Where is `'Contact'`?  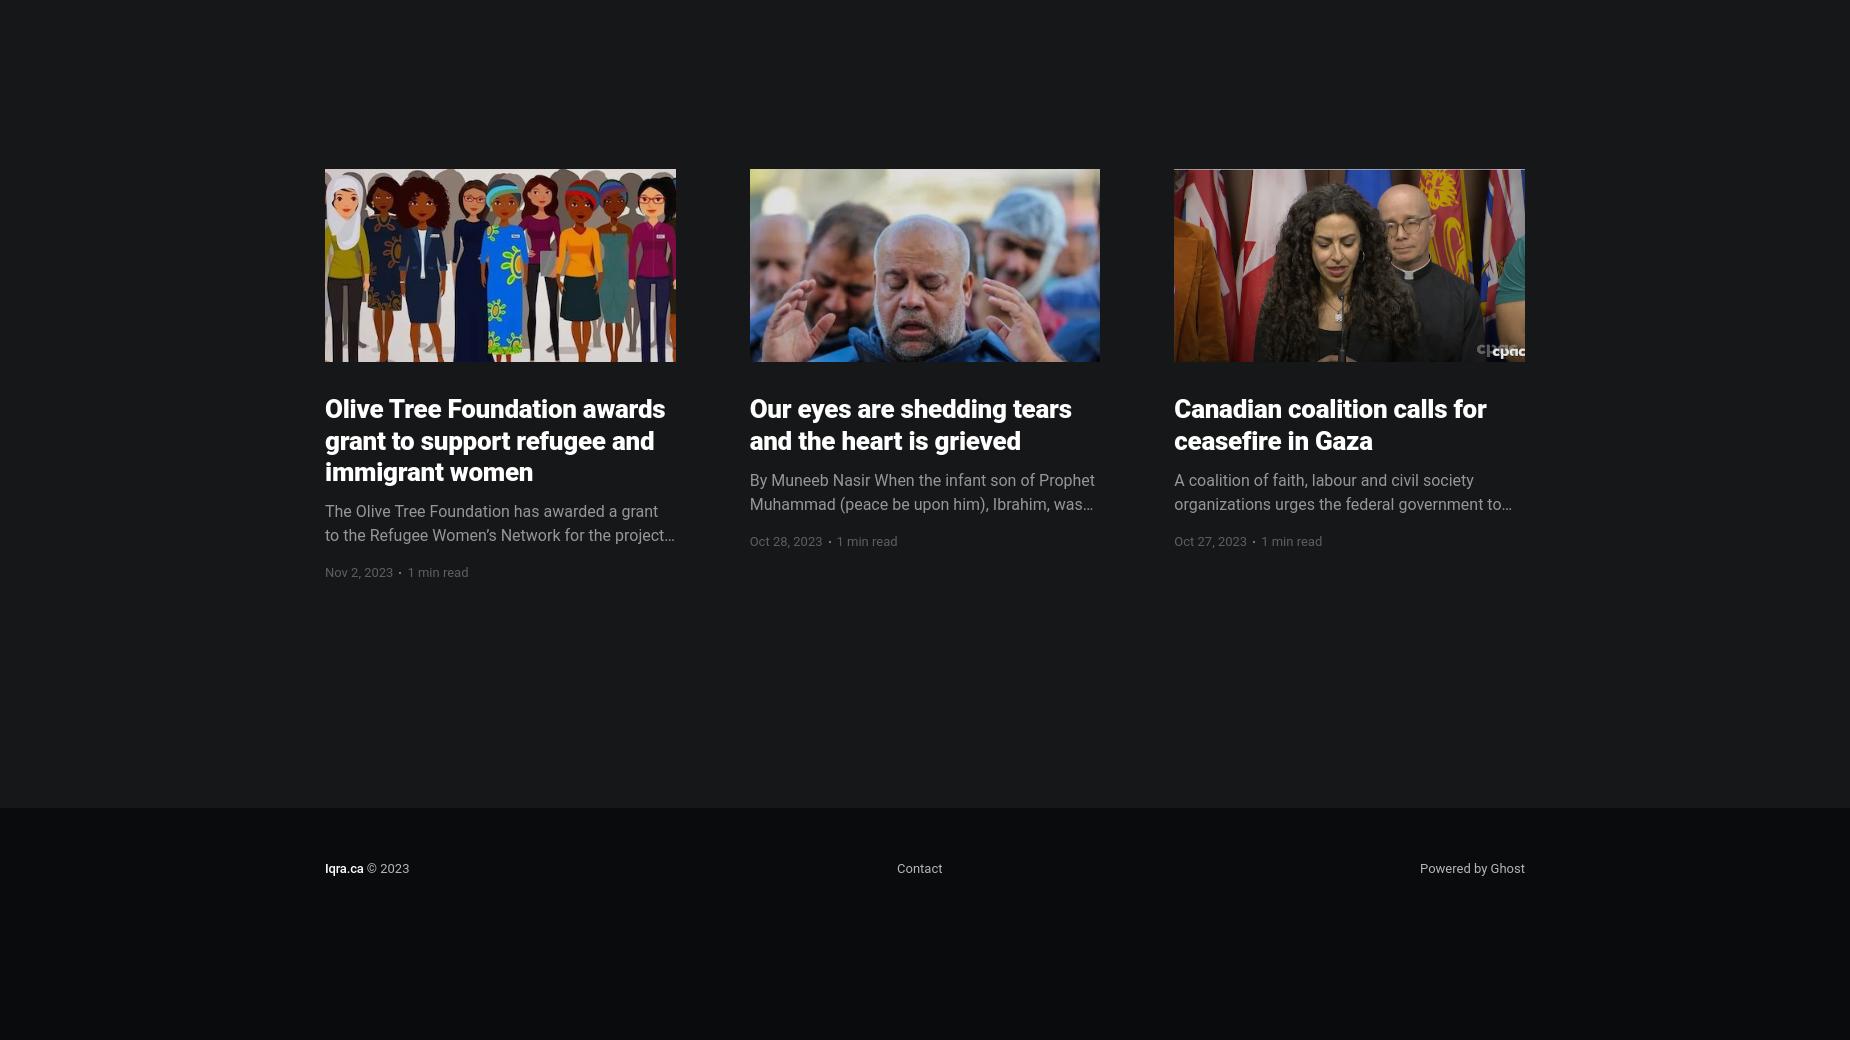
'Contact' is located at coordinates (919, 866).